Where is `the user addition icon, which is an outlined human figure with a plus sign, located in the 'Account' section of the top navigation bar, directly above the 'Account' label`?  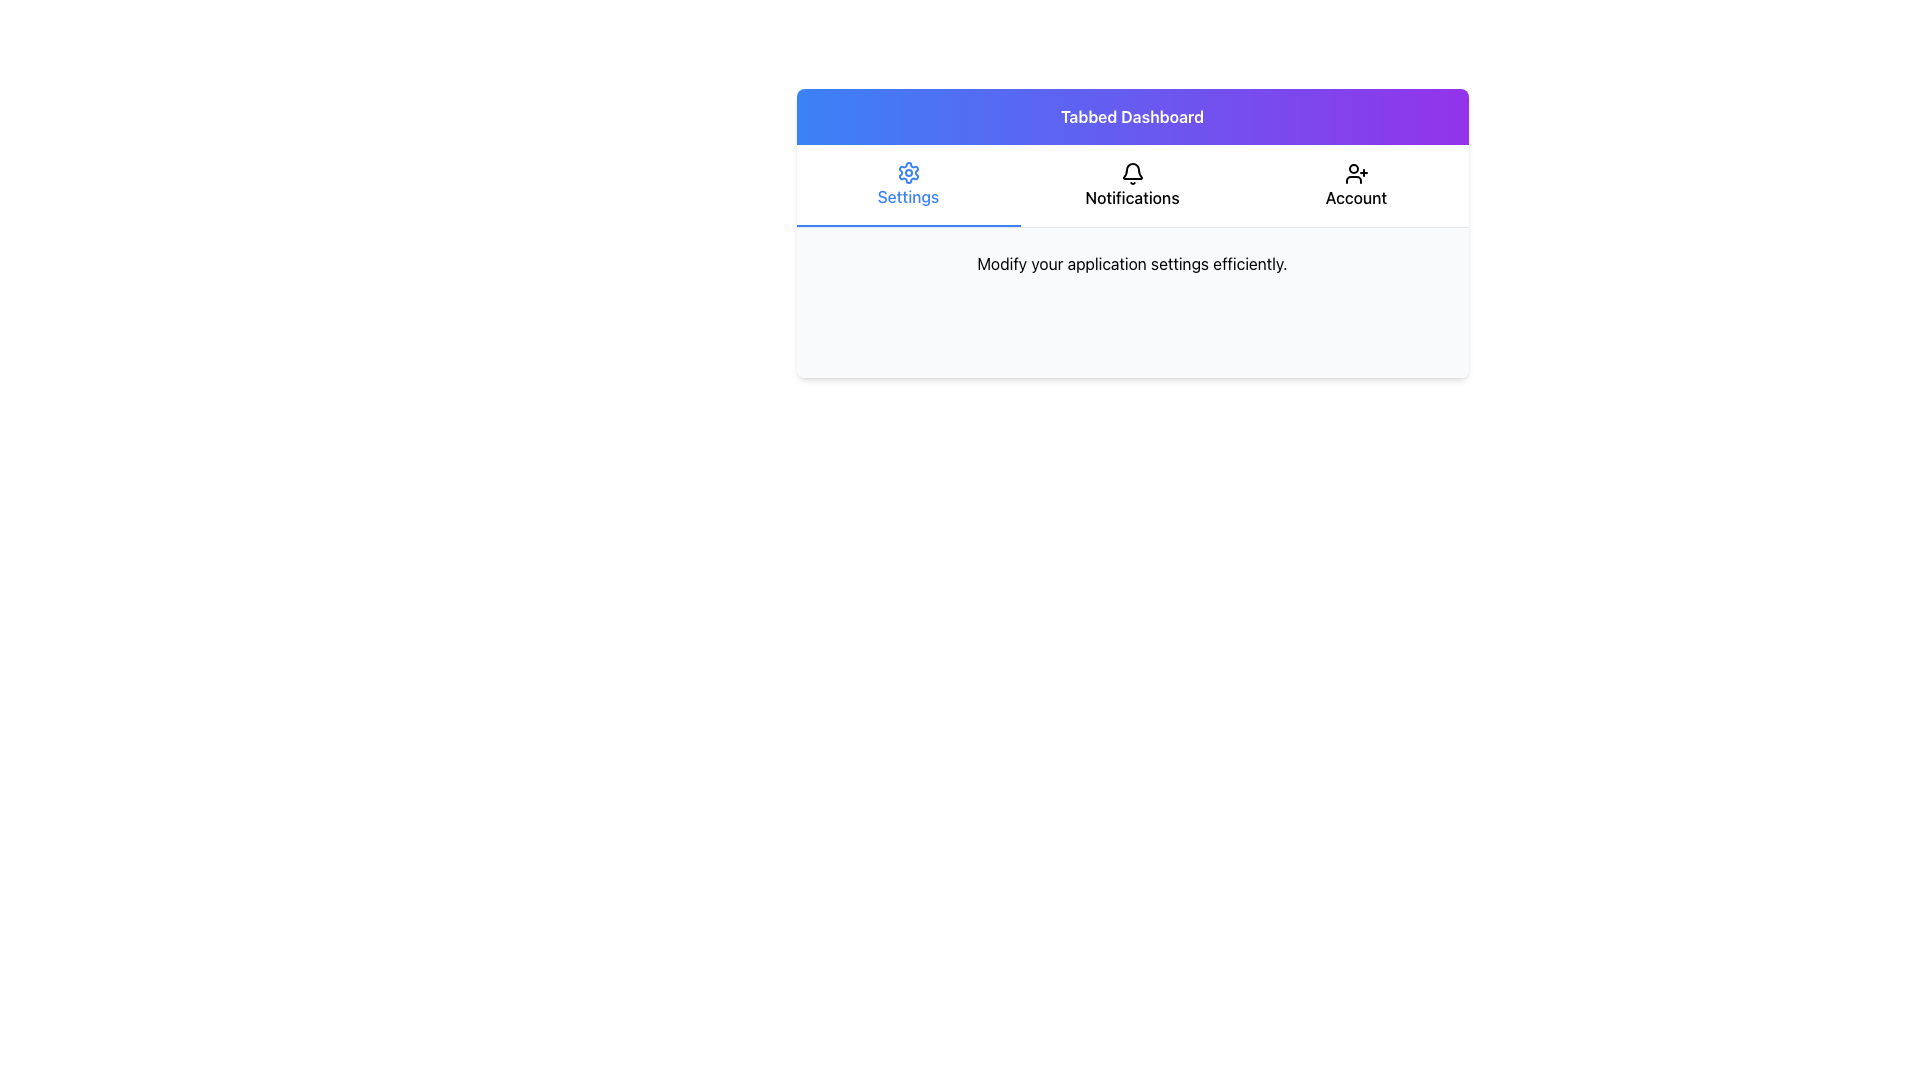
the user addition icon, which is an outlined human figure with a plus sign, located in the 'Account' section of the top navigation bar, directly above the 'Account' label is located at coordinates (1356, 172).